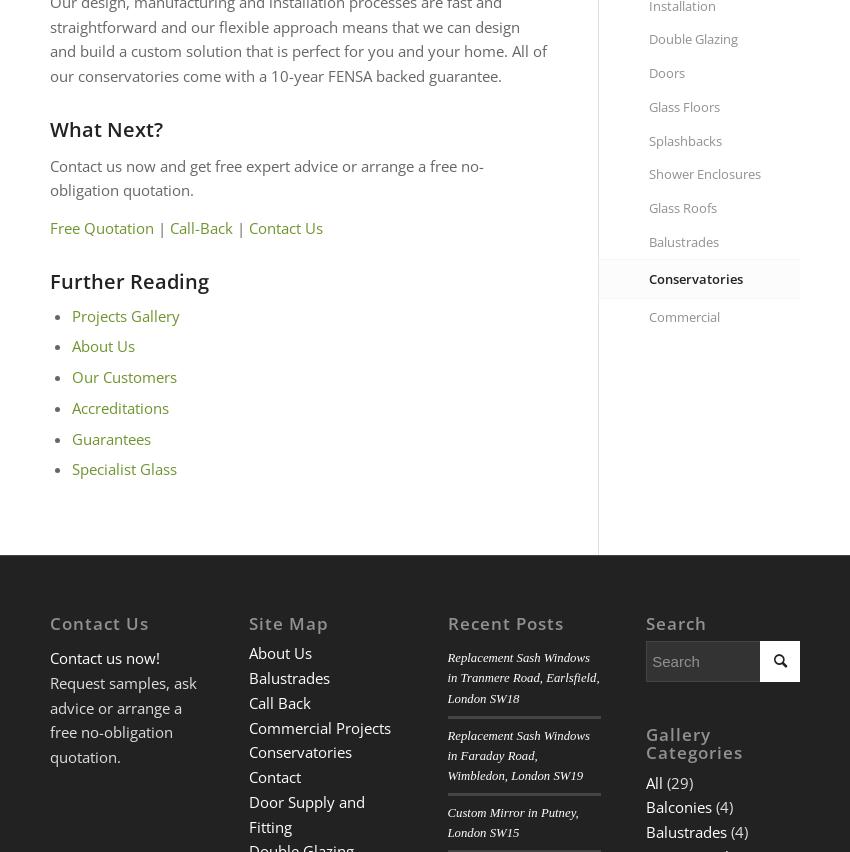 Image resolution: width=850 pixels, height=852 pixels. What do you see at coordinates (691, 39) in the screenshot?
I see `'Double Glazing'` at bounding box center [691, 39].